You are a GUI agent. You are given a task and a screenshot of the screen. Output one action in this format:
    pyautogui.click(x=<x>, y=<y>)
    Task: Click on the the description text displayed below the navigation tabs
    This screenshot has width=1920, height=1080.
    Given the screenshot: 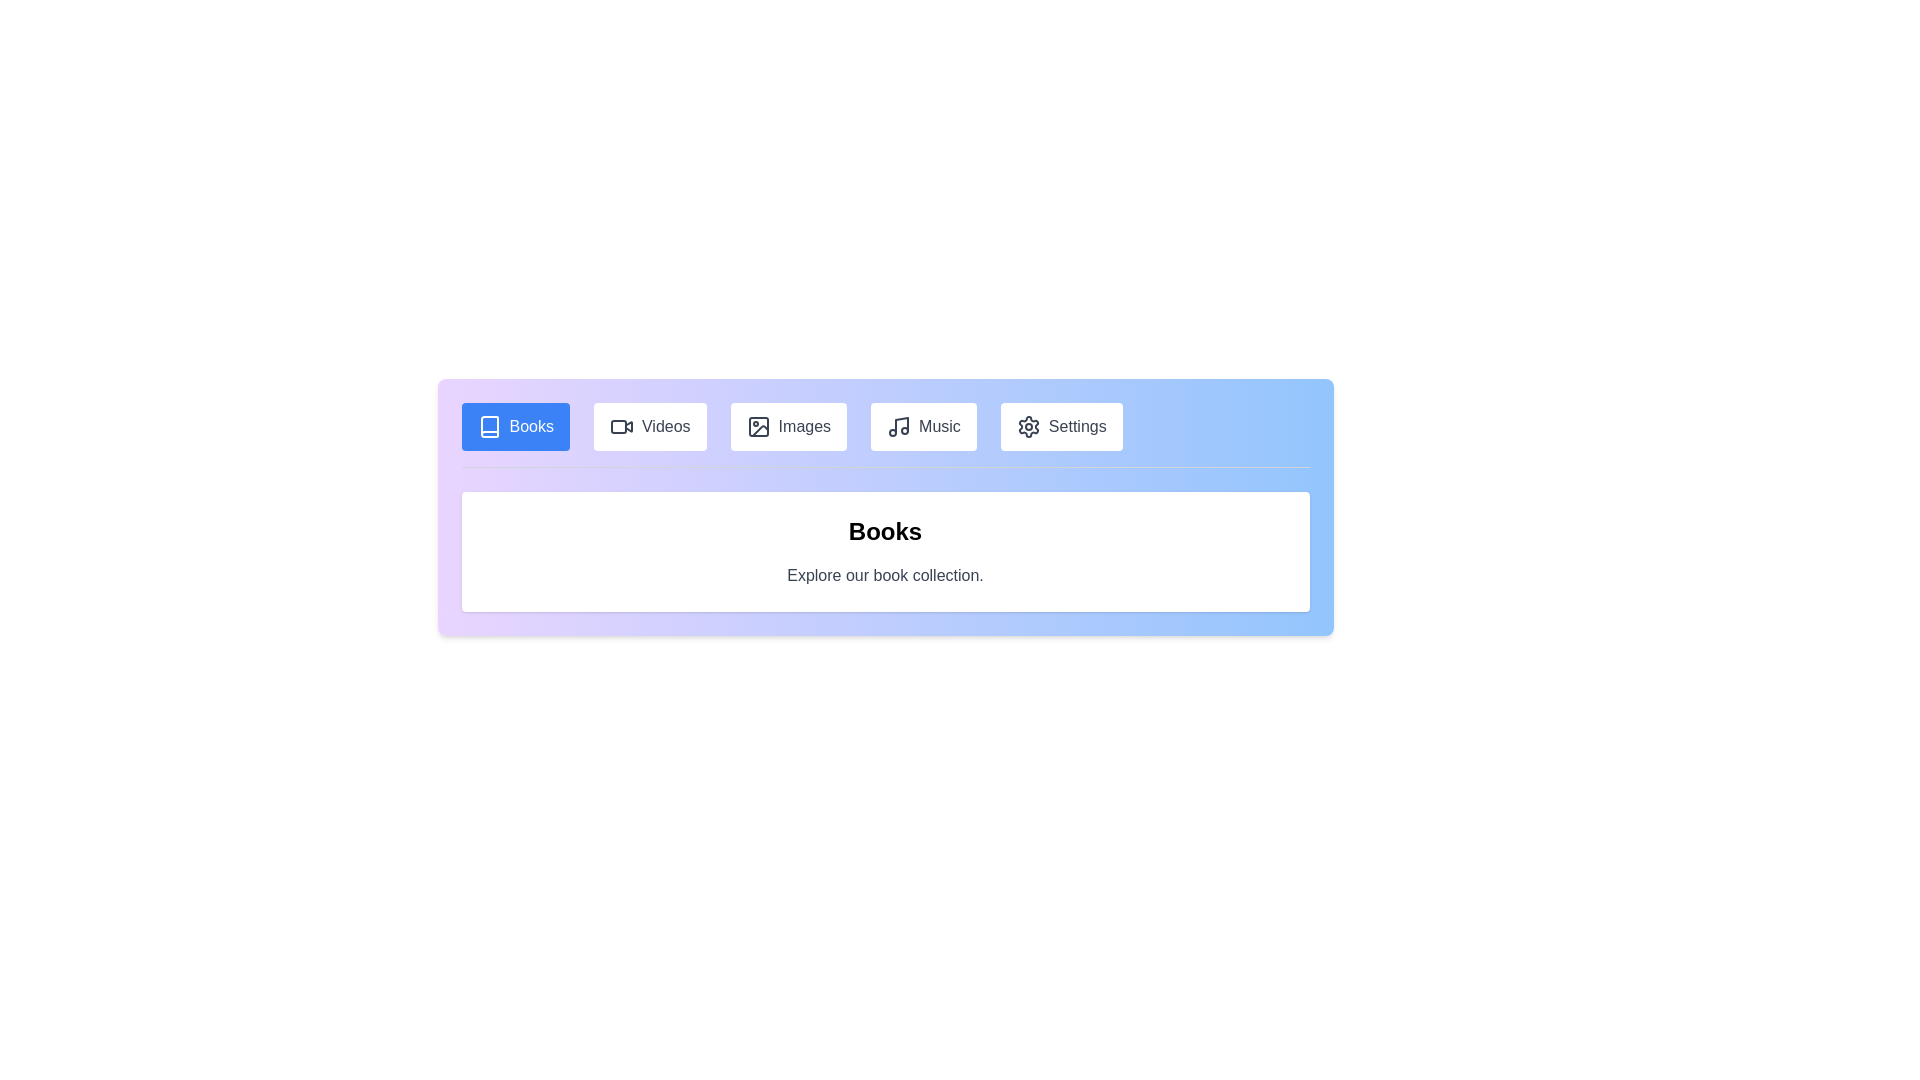 What is the action you would take?
    pyautogui.click(x=884, y=575)
    